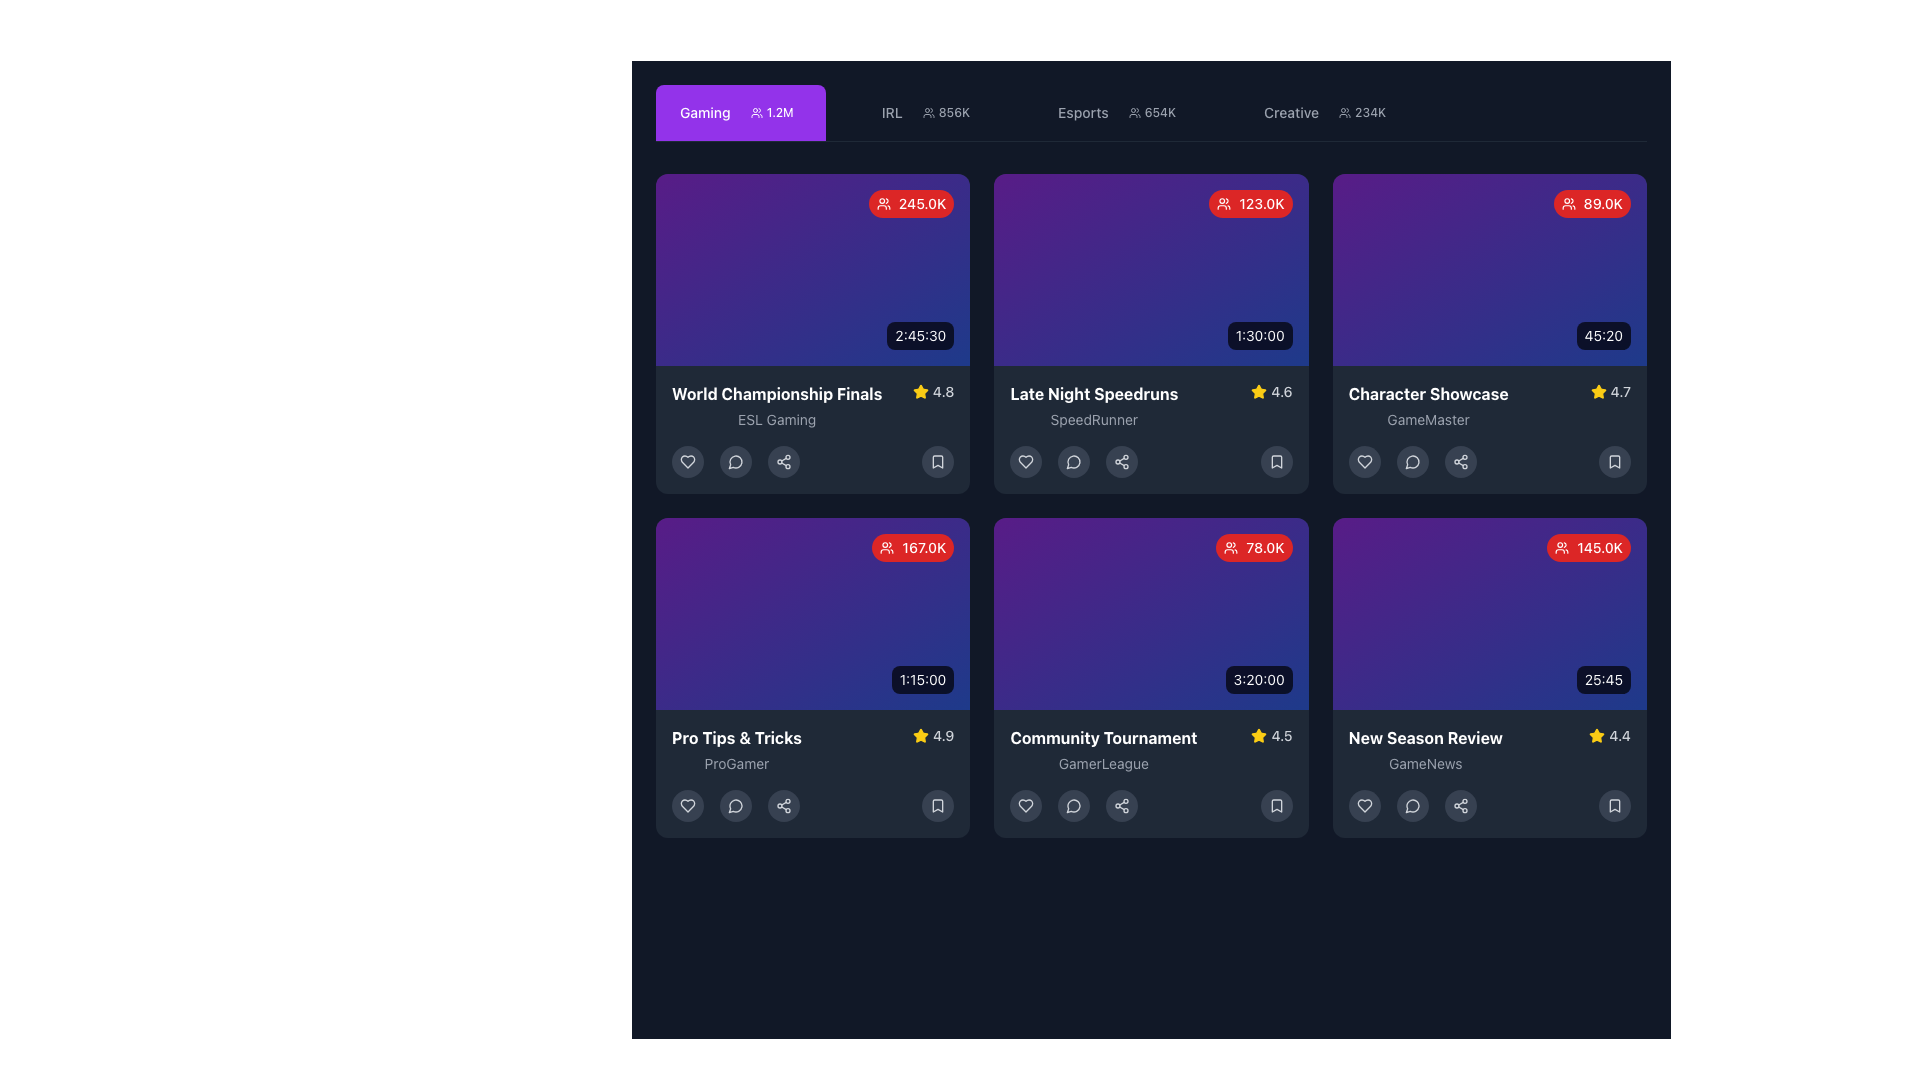  What do you see at coordinates (1264, 547) in the screenshot?
I see `text label displaying '78.0K' in bold, small font against a red background, located at the top-right corner of the 'Community Tournament' card` at bounding box center [1264, 547].